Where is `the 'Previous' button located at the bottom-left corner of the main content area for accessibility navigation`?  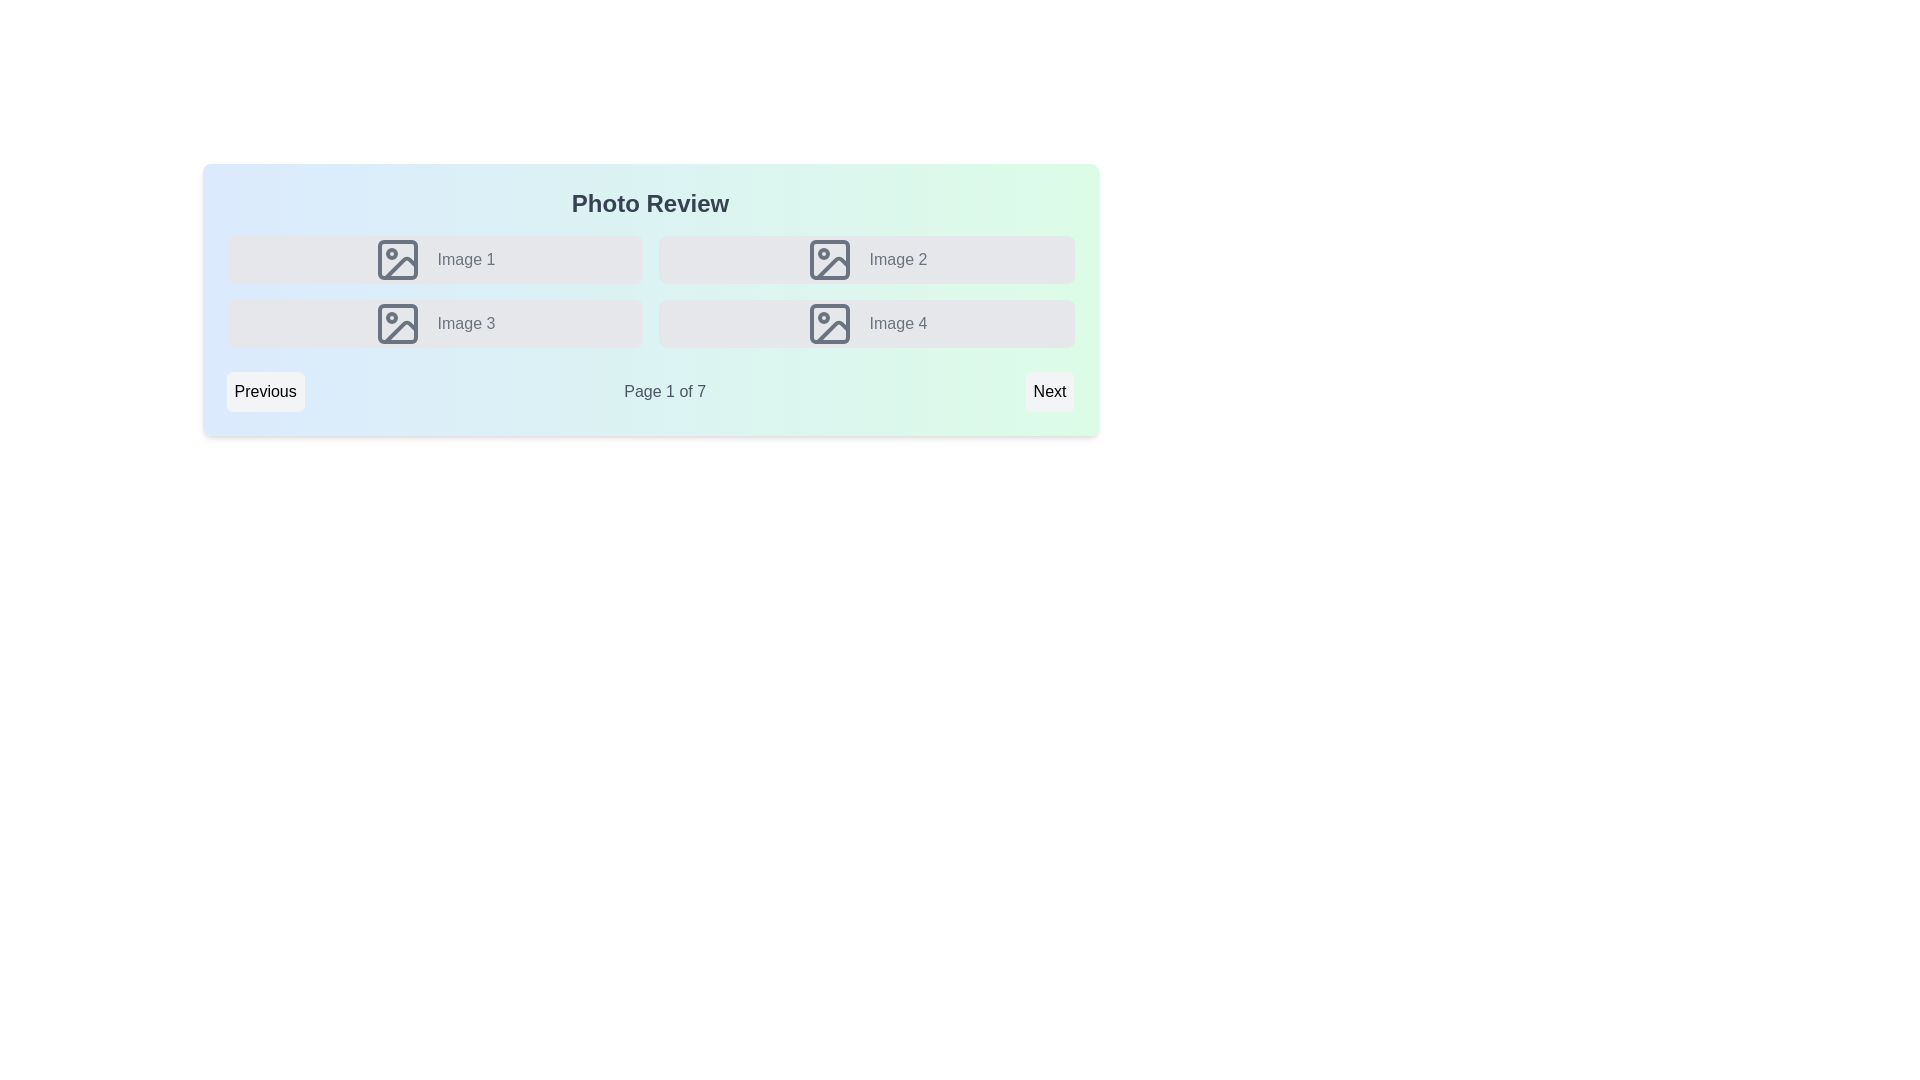
the 'Previous' button located at the bottom-left corner of the main content area for accessibility navigation is located at coordinates (264, 392).